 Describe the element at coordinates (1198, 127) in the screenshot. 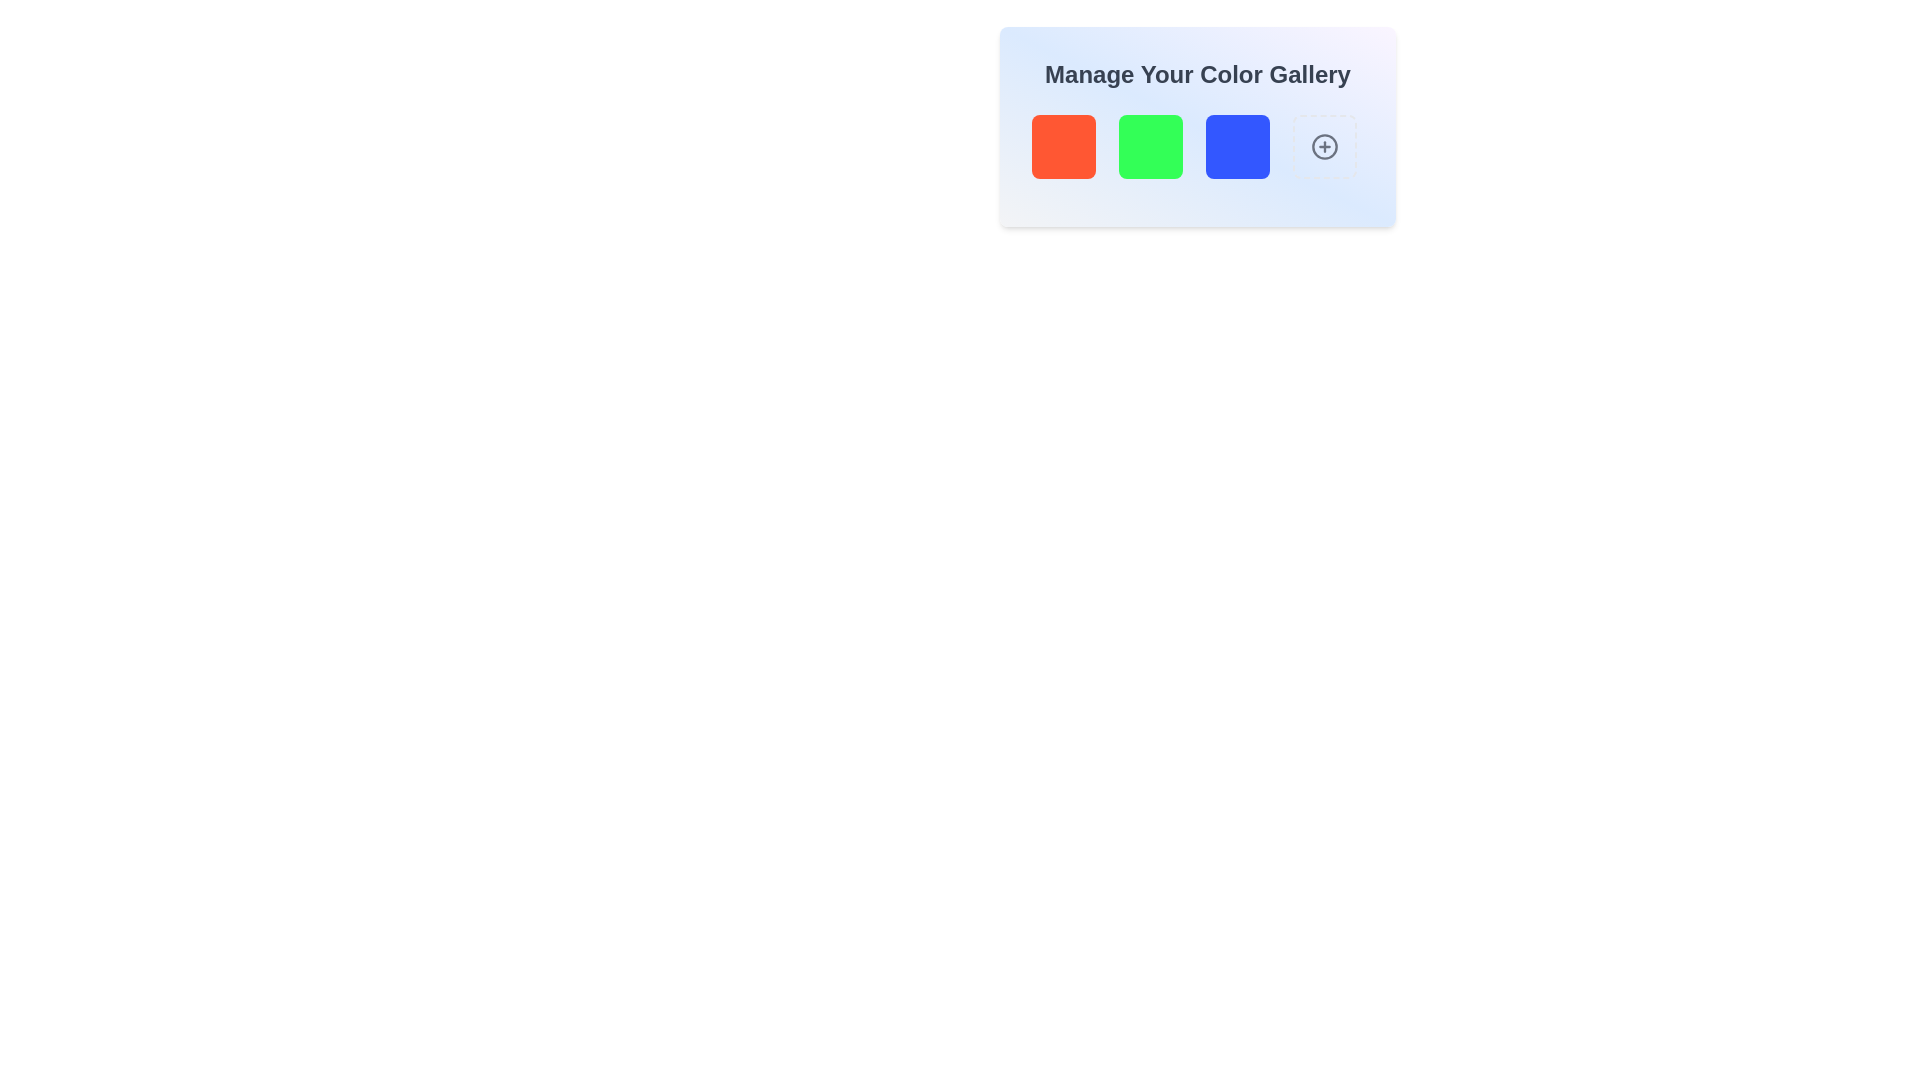

I see `a color square within the Color management display panel` at that location.